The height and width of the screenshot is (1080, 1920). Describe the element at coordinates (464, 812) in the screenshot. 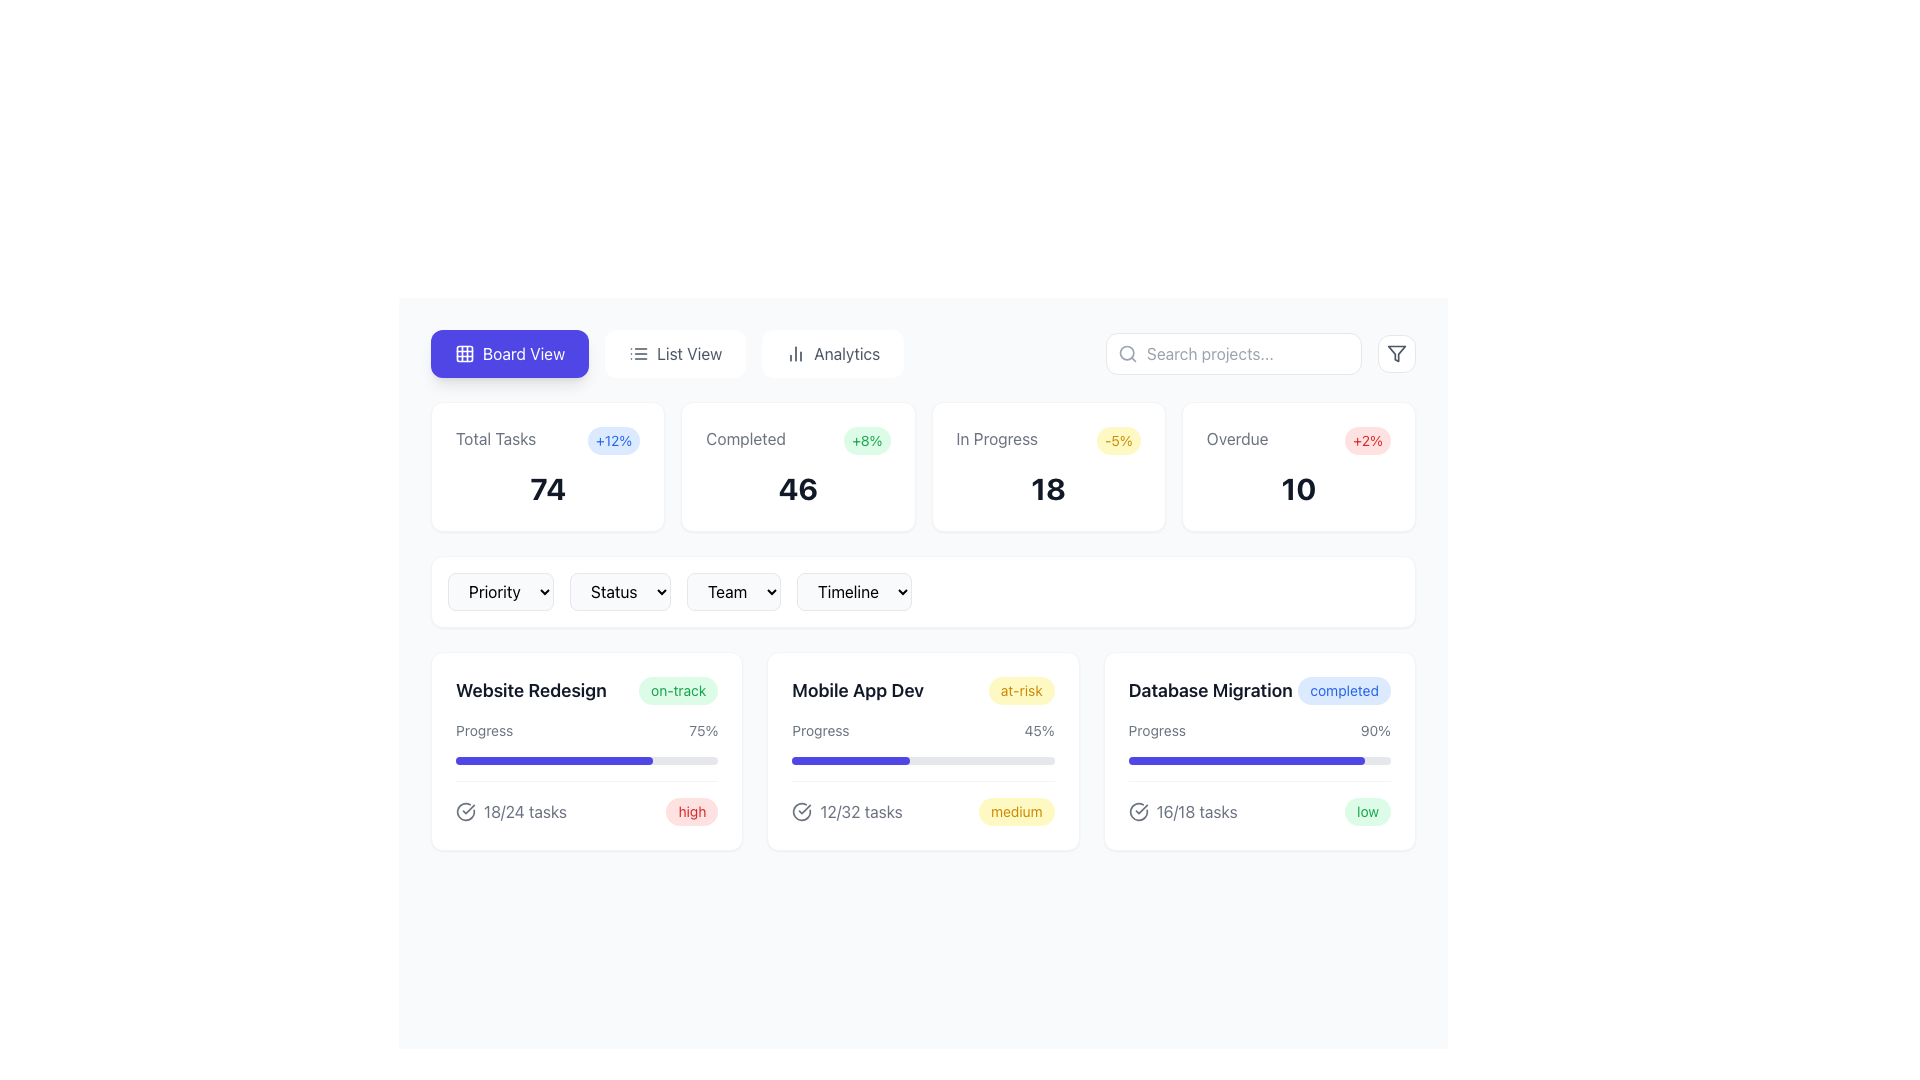

I see `the completion status icon positioned to the left of the text '18/24 tasks' in the task management interface` at that location.